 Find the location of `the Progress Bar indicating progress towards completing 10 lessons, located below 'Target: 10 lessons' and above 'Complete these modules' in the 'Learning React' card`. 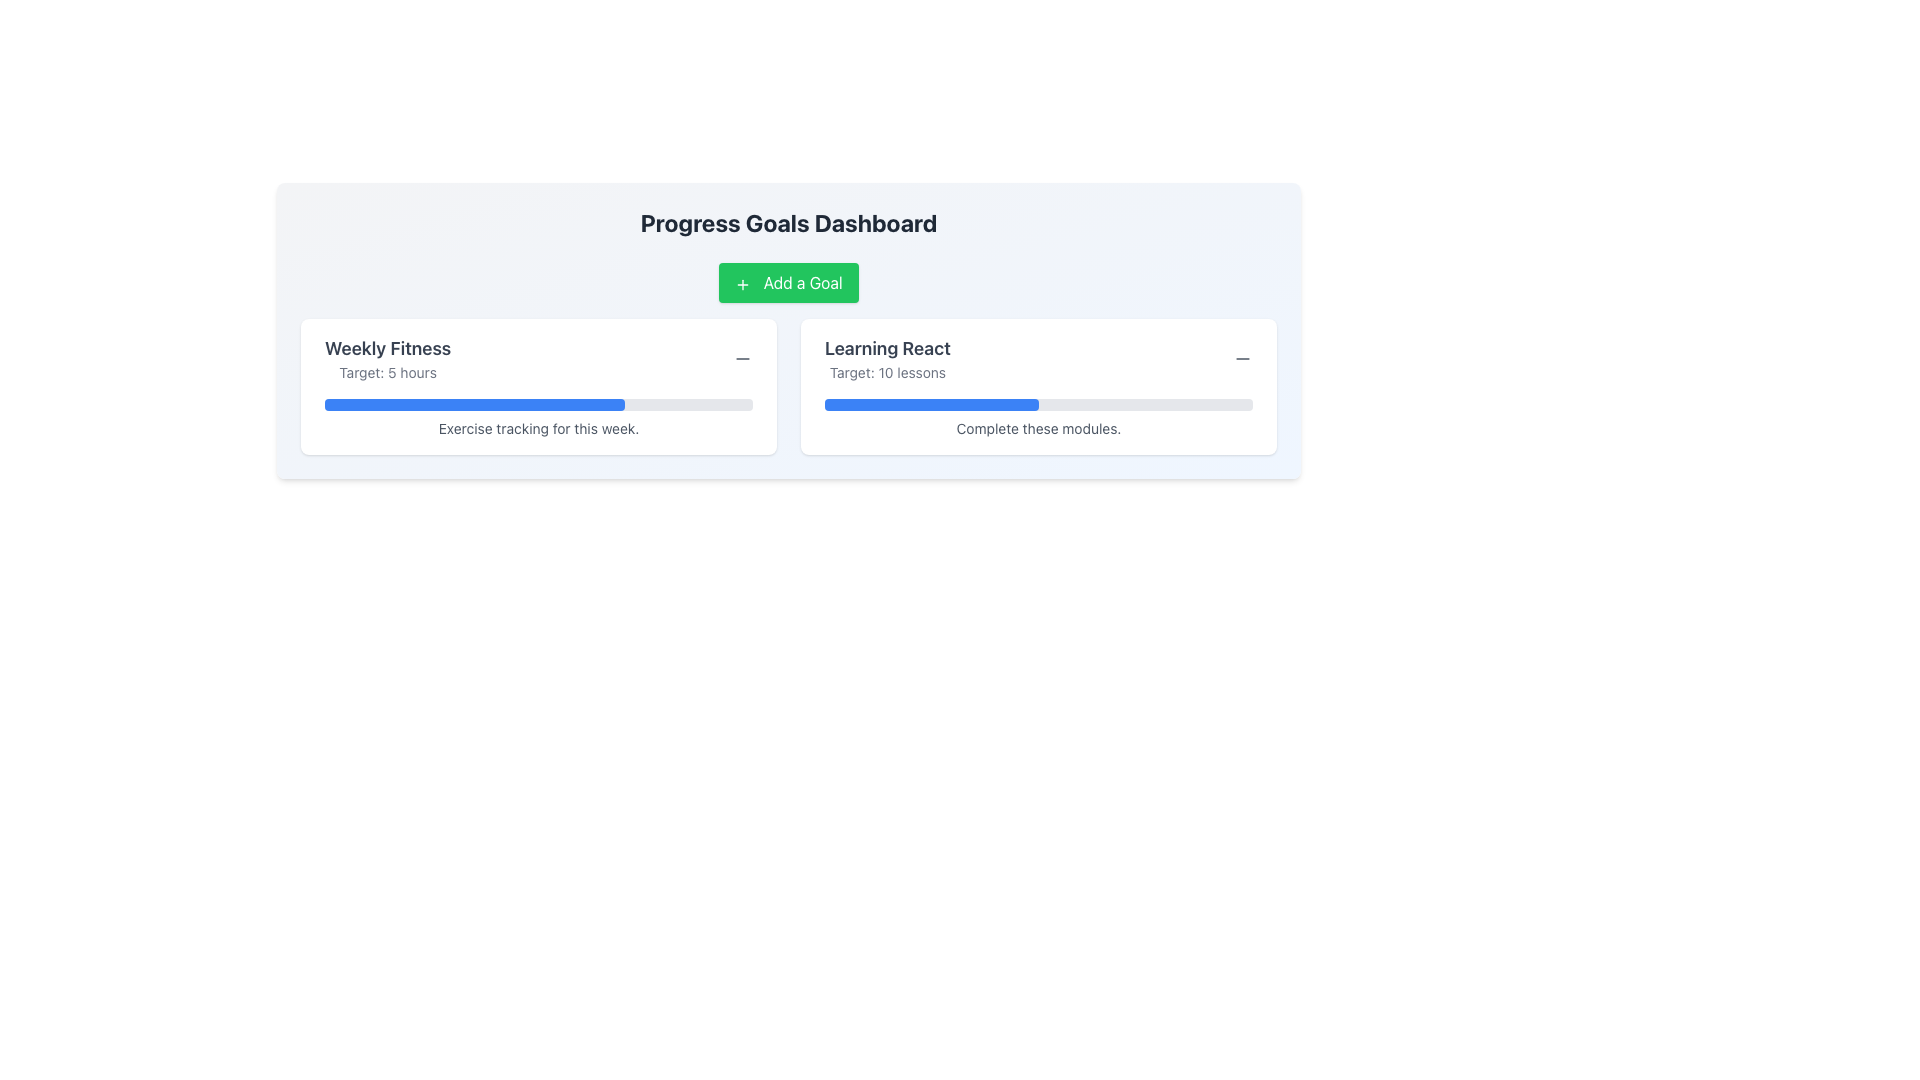

the Progress Bar indicating progress towards completing 10 lessons, located below 'Target: 10 lessons' and above 'Complete these modules' in the 'Learning React' card is located at coordinates (1038, 405).